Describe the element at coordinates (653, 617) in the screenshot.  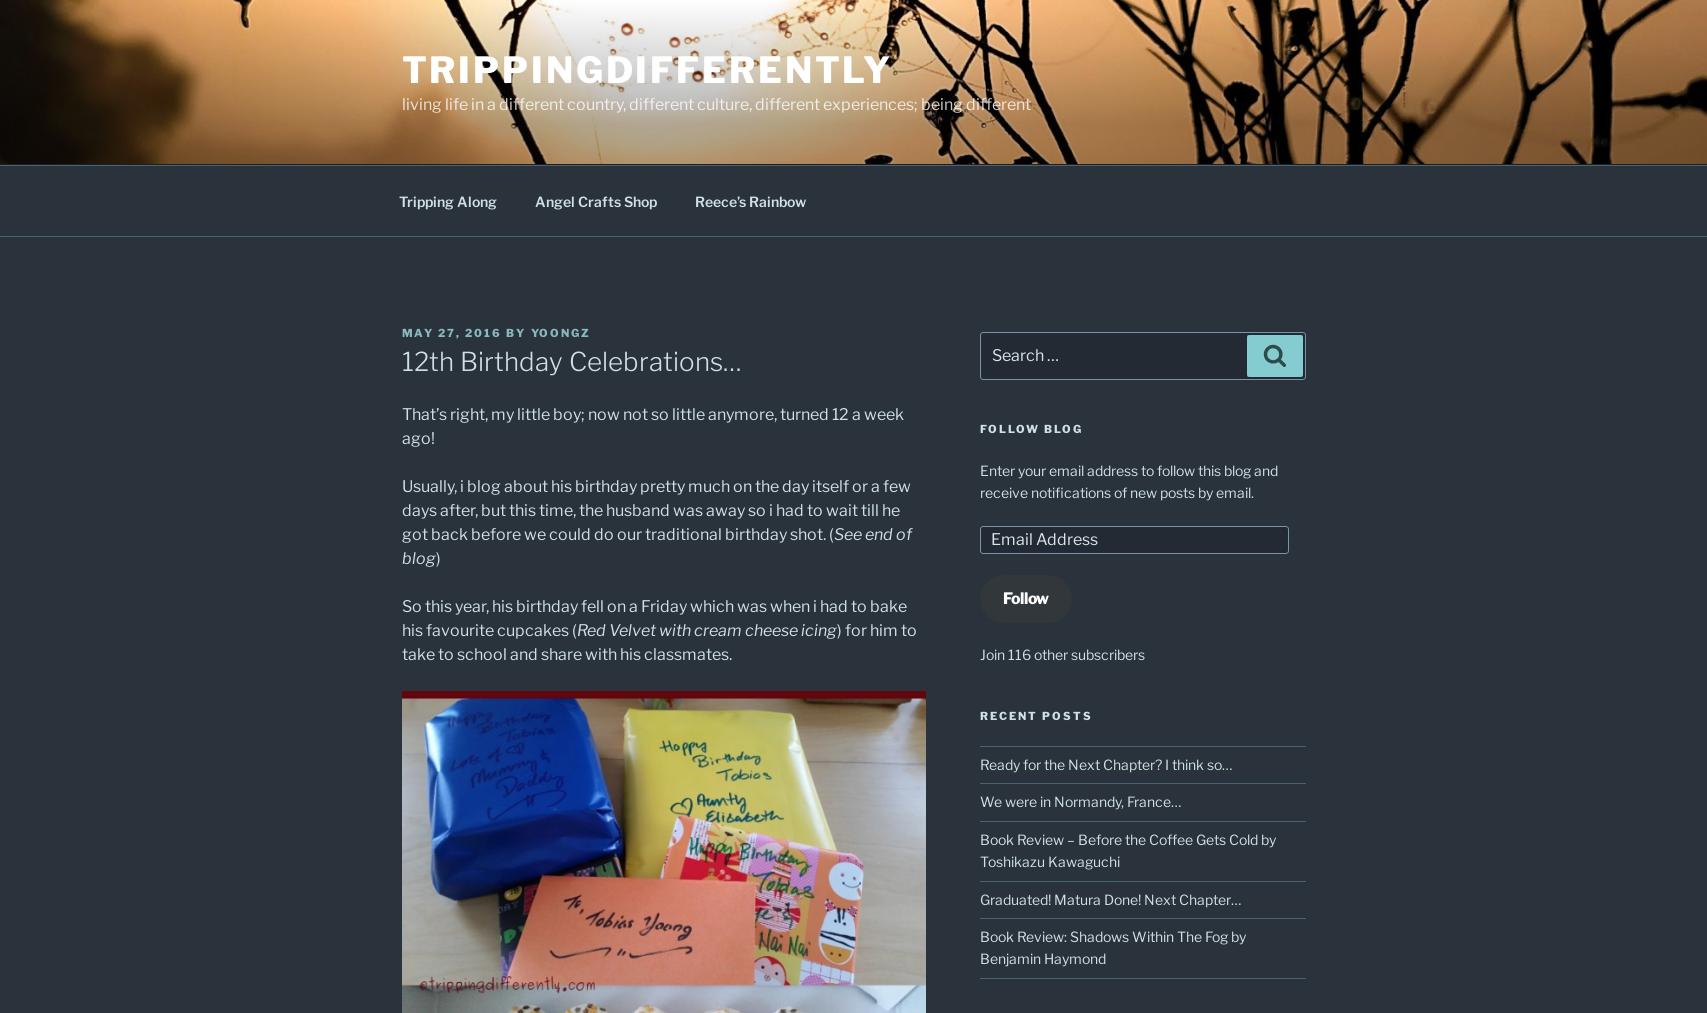
I see `'So this year, his birthday fell on a Friday which was when i had to bake his favourite cupcakes ('` at that location.